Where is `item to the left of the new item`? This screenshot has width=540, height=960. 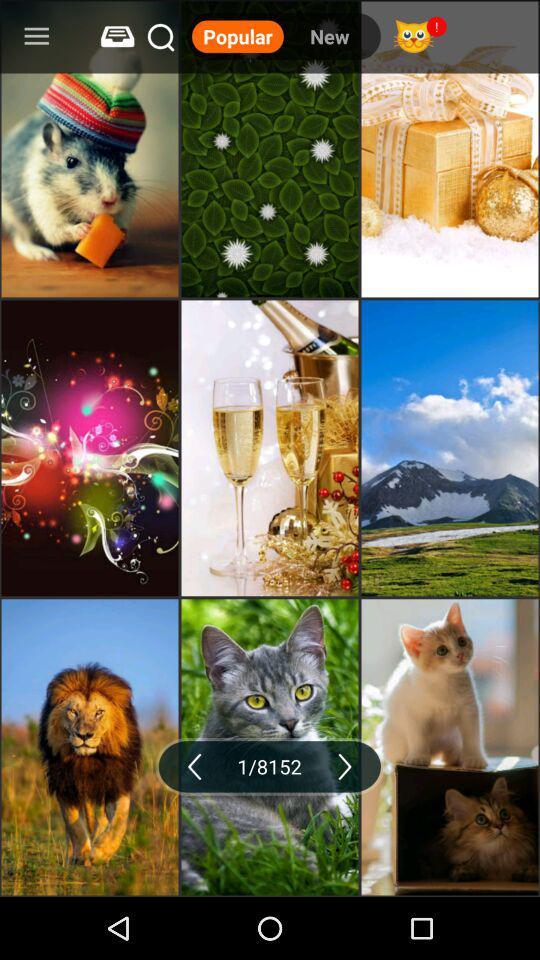
item to the left of the new item is located at coordinates (237, 35).